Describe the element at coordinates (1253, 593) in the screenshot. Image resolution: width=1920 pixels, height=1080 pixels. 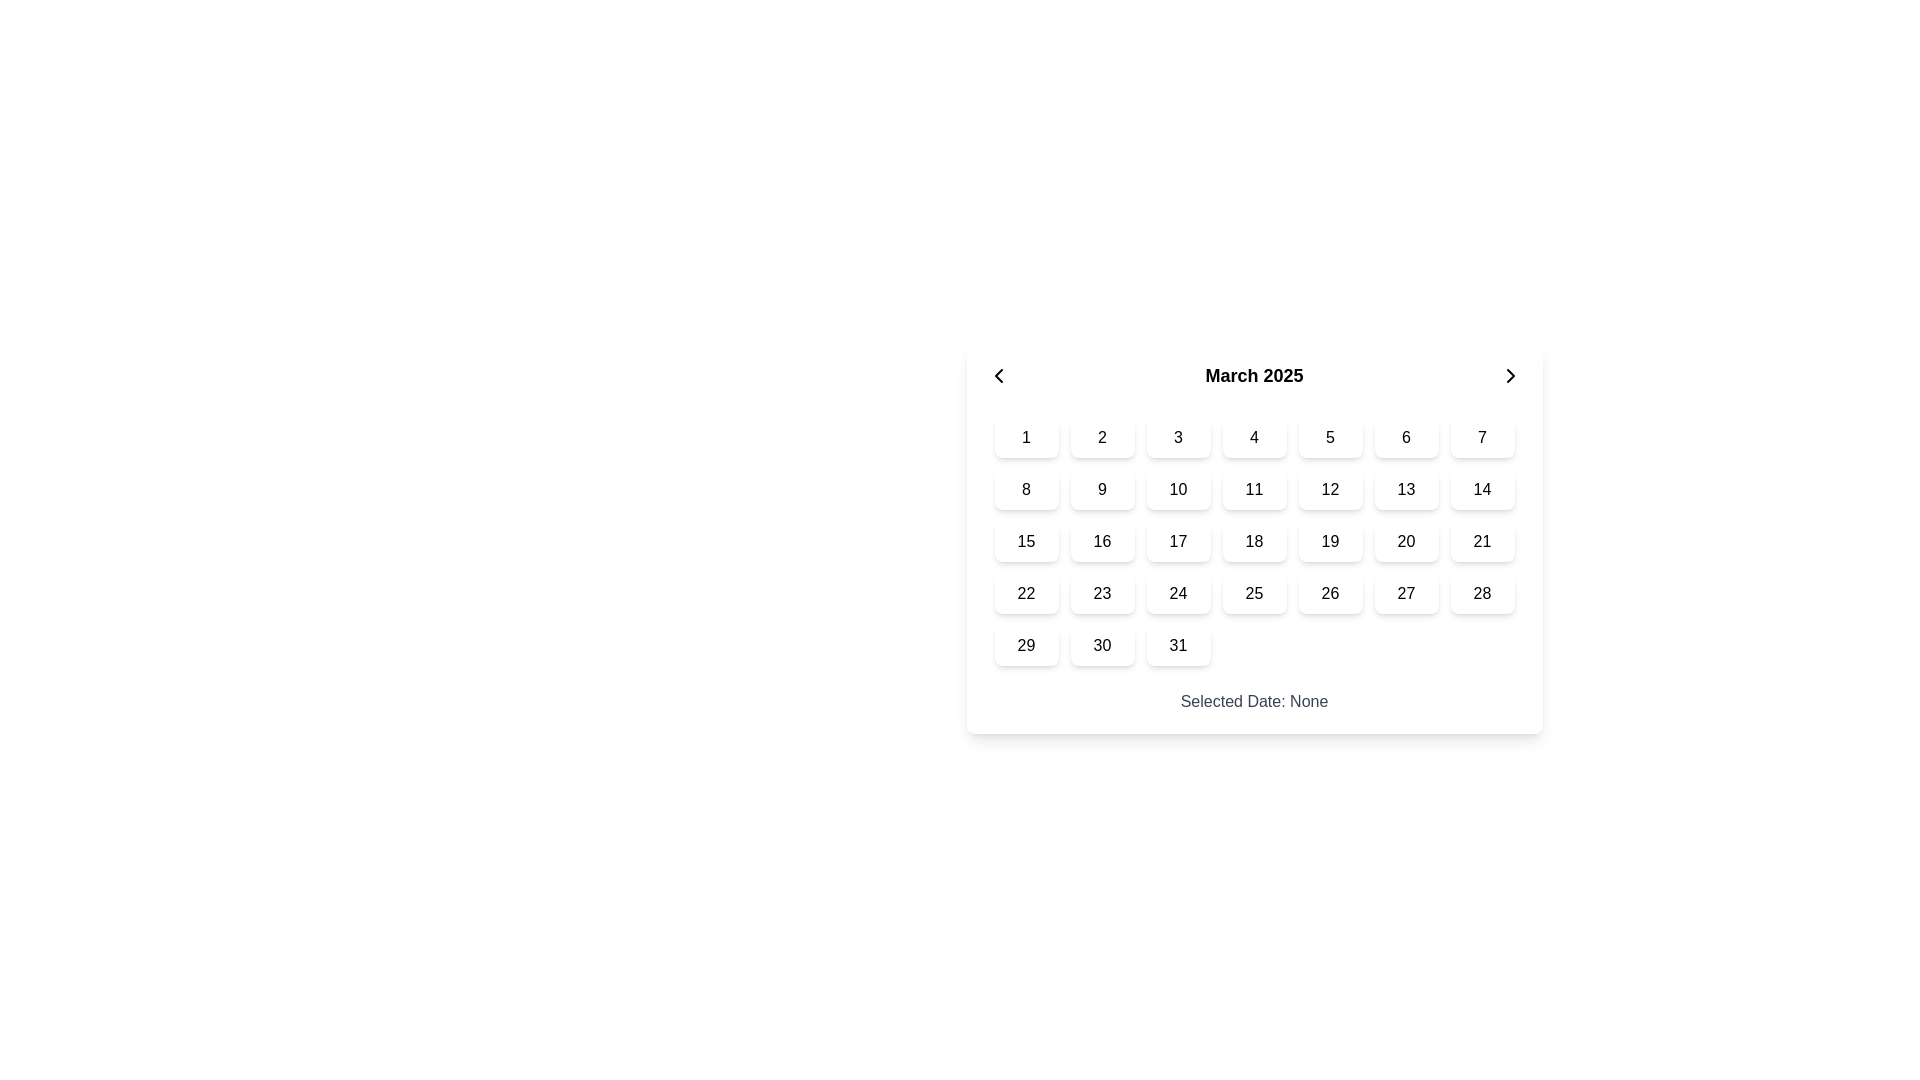
I see `the date button representing March 25, 2025, located in the fifth column of the fourth row of the calendar interface` at that location.